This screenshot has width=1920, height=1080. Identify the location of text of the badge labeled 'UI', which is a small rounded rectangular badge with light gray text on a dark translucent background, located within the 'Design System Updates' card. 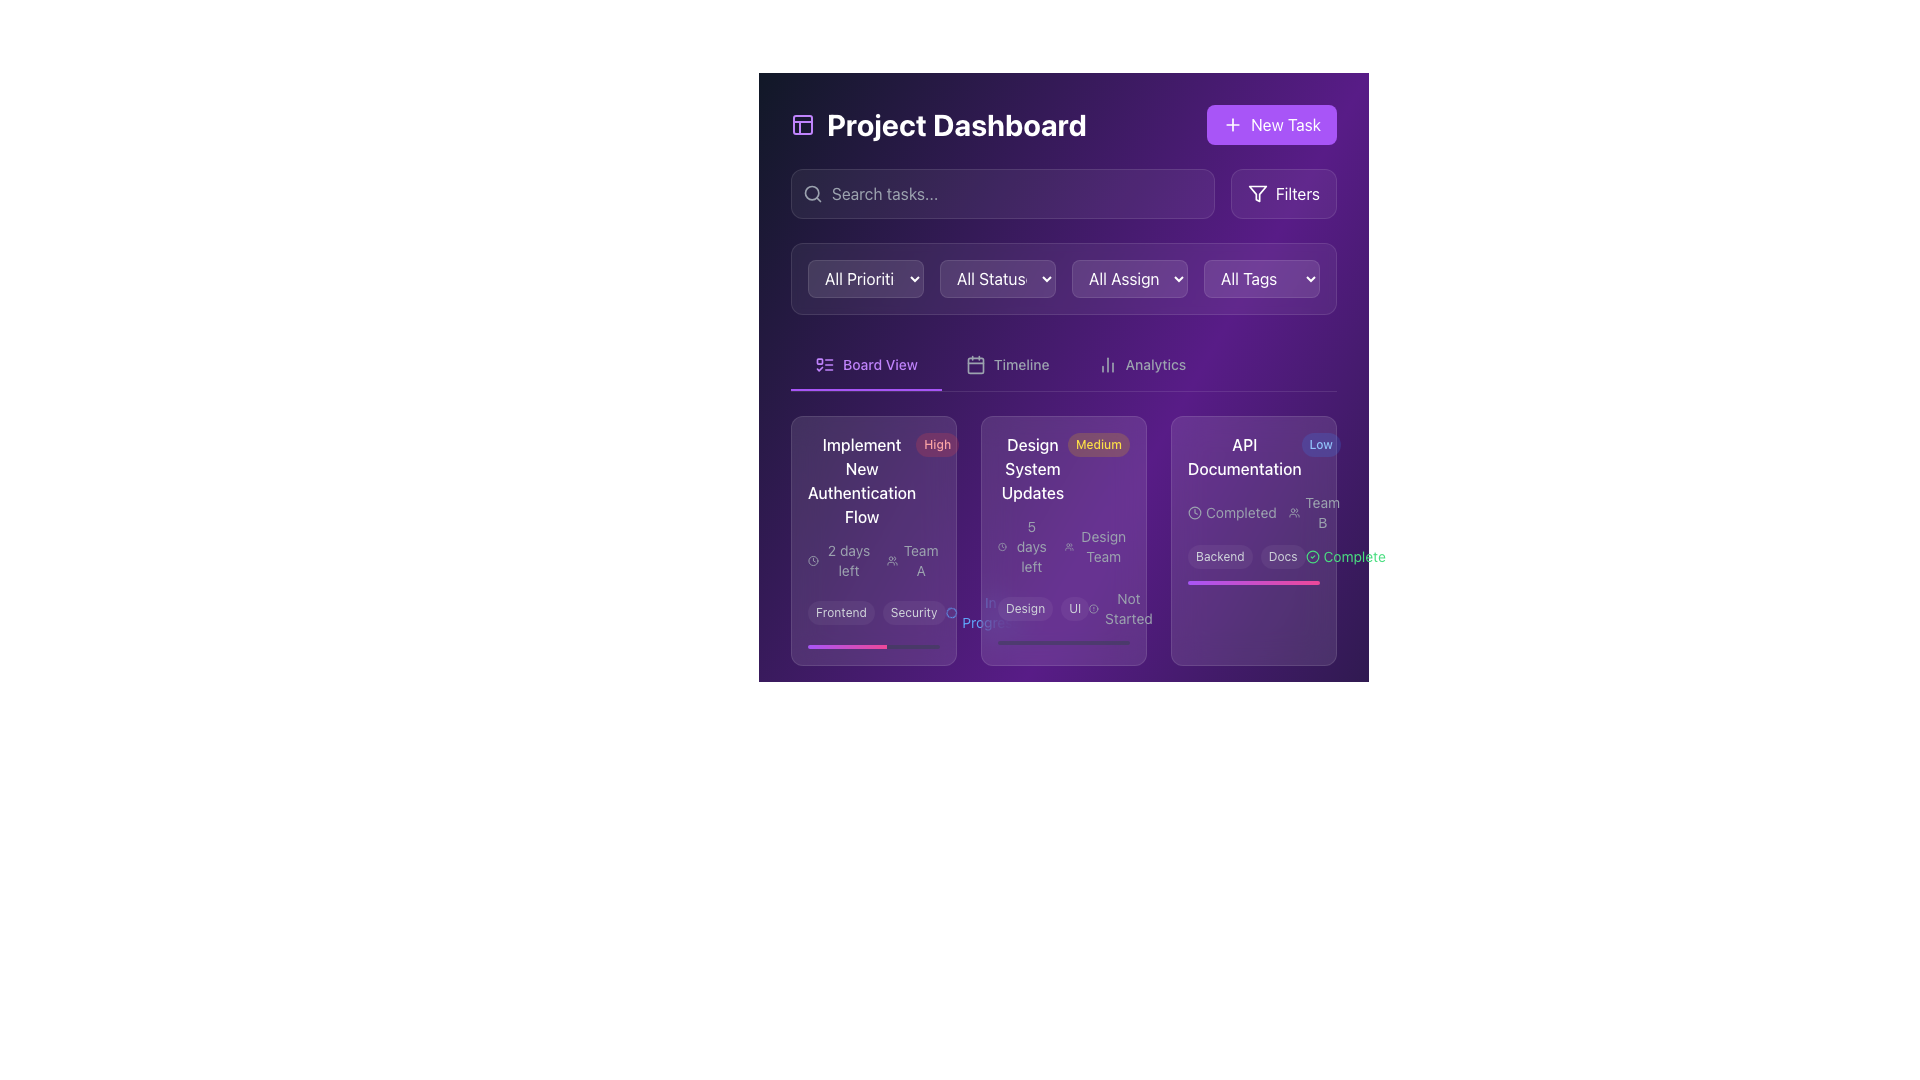
(1074, 608).